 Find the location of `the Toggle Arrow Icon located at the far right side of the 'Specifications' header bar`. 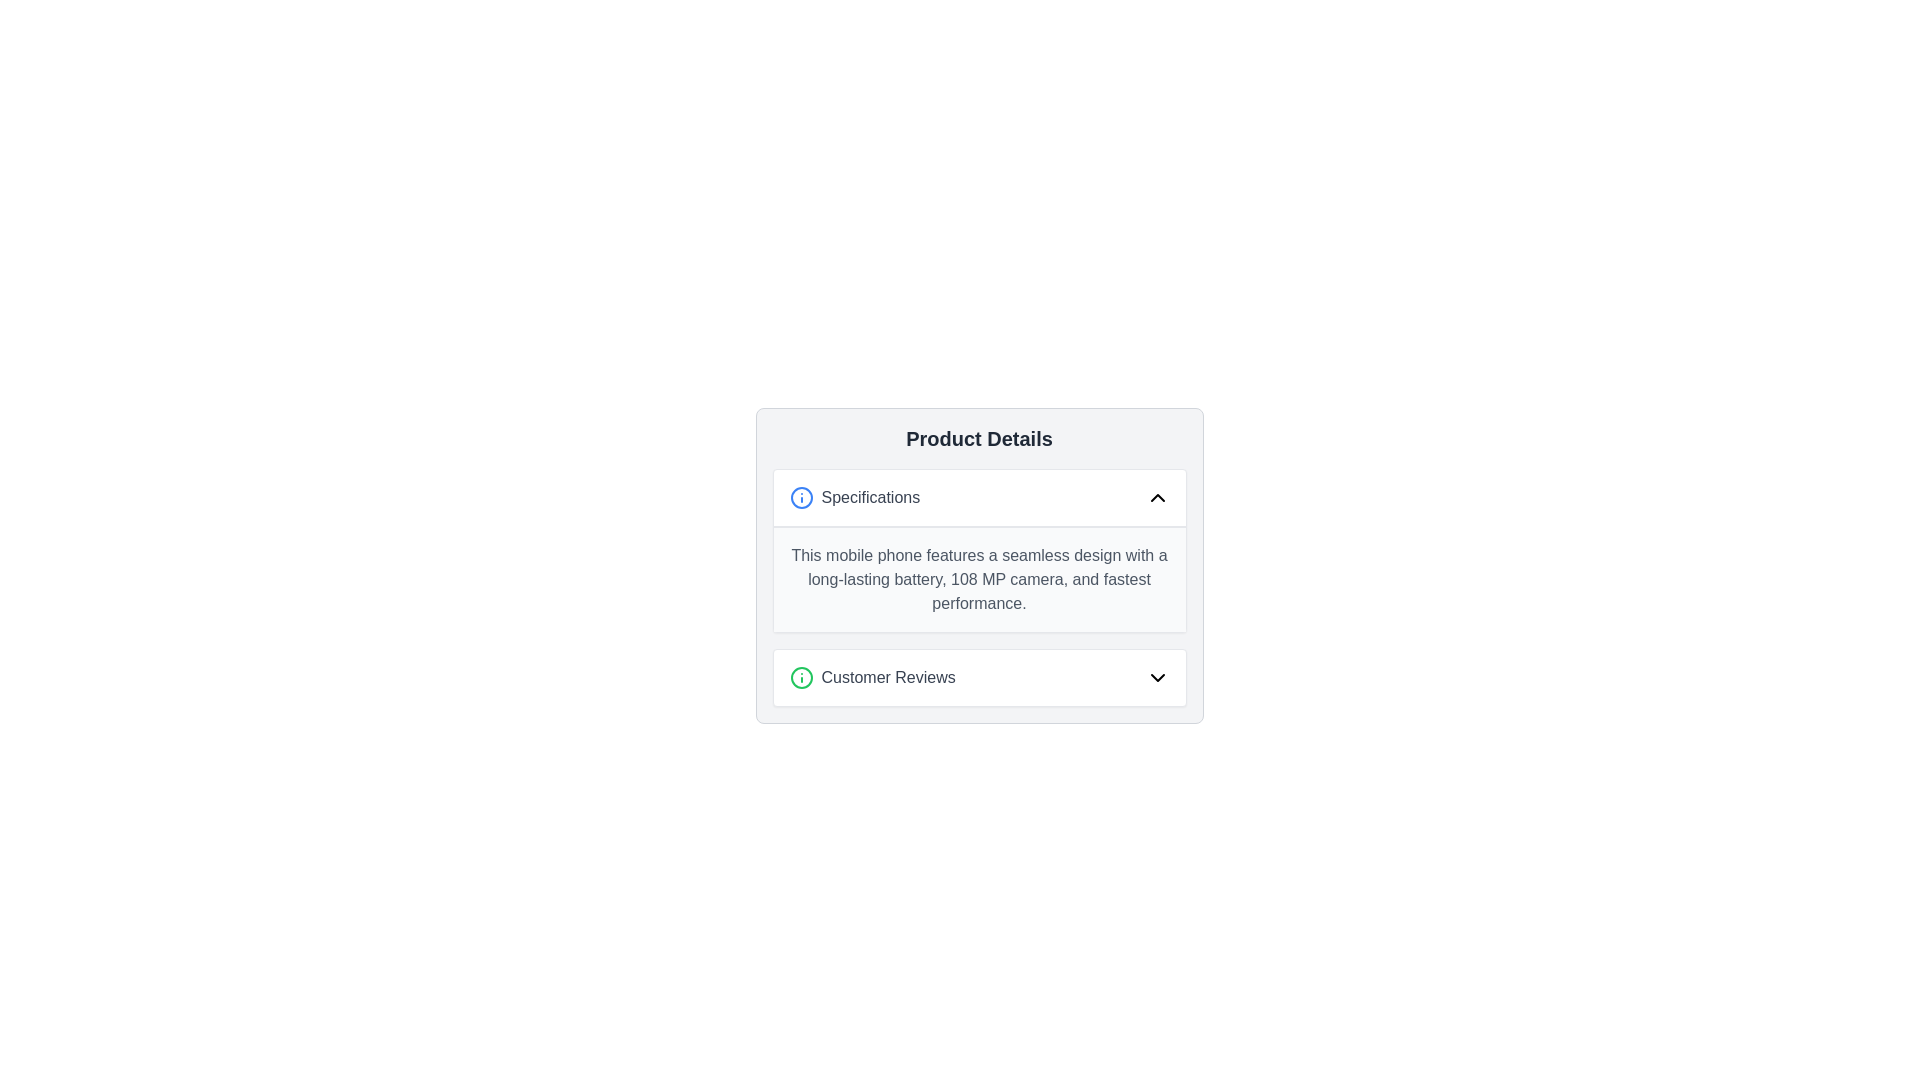

the Toggle Arrow Icon located at the far right side of the 'Specifications' header bar is located at coordinates (1157, 496).